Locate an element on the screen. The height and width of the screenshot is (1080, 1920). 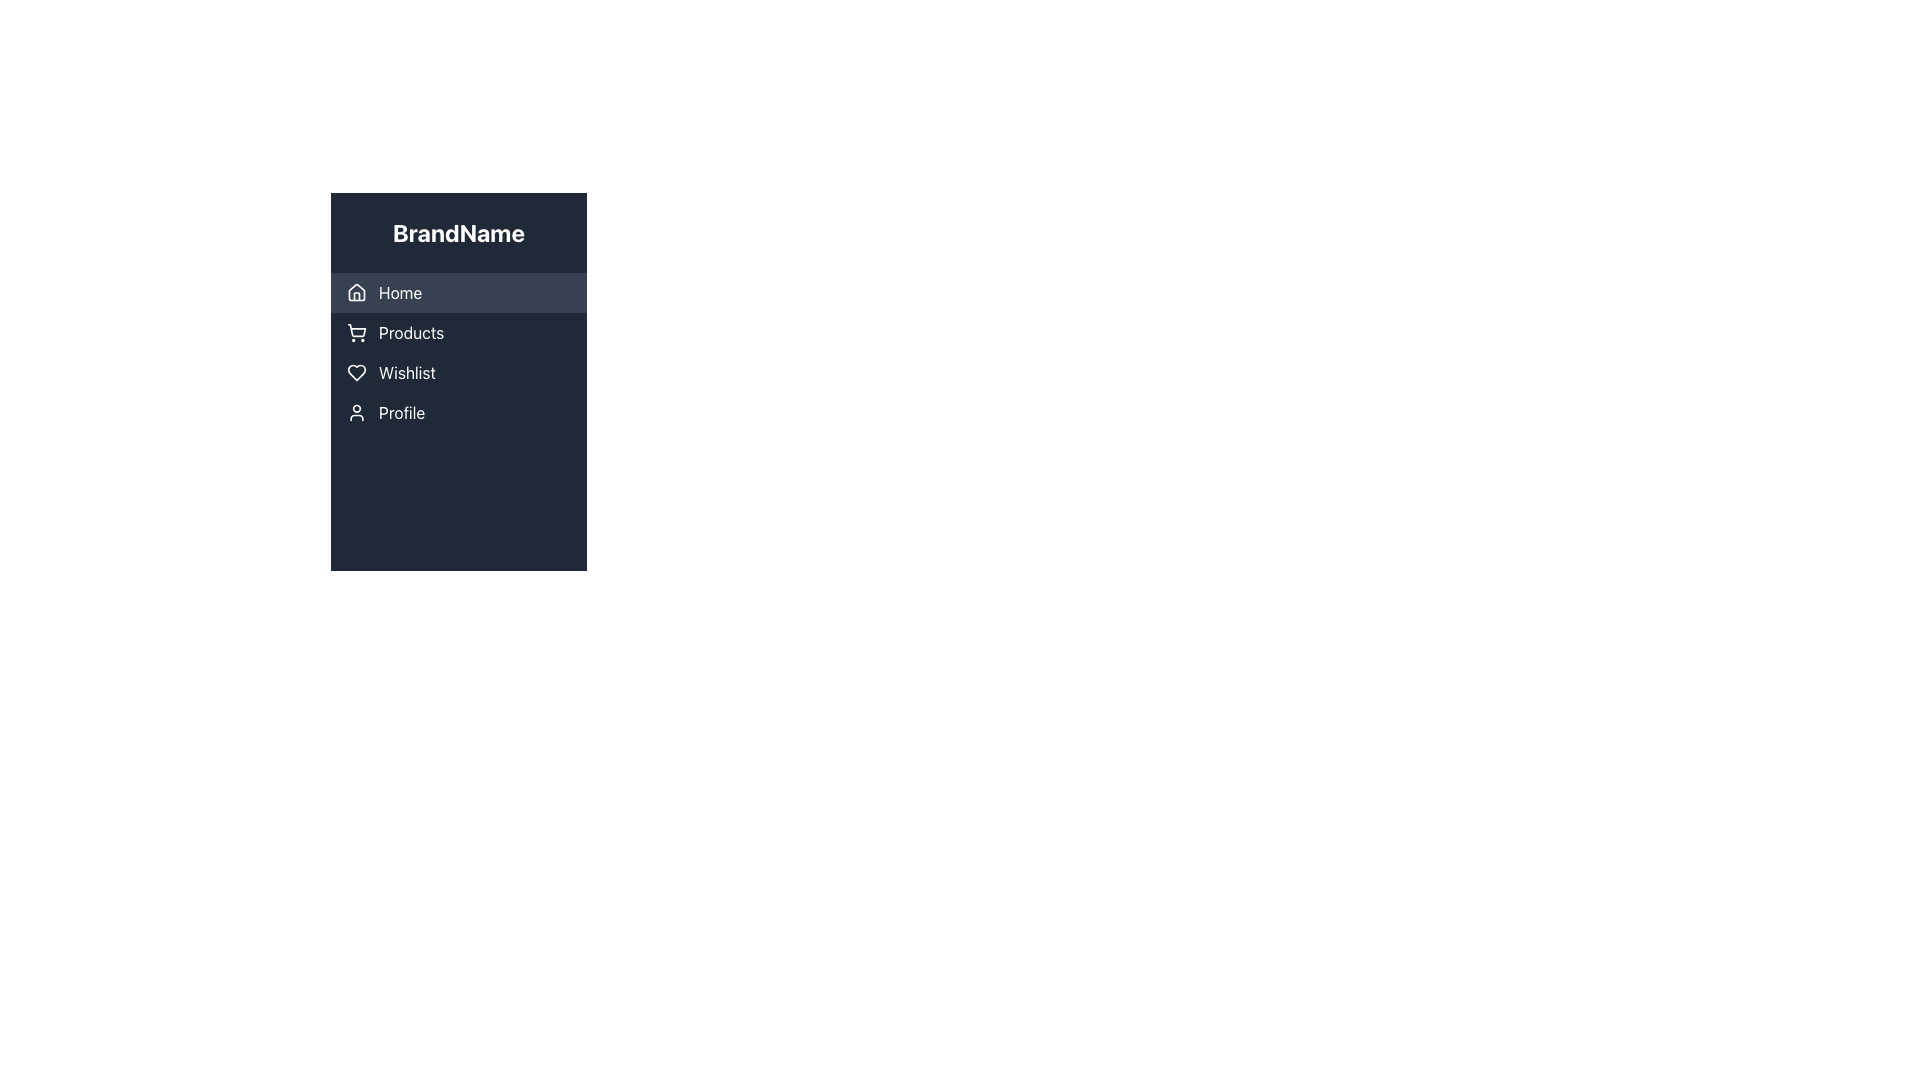
the 'Wishlist' text label, which serves as an indicator for the respective functionality in the vertically arranged menu is located at coordinates (406, 373).